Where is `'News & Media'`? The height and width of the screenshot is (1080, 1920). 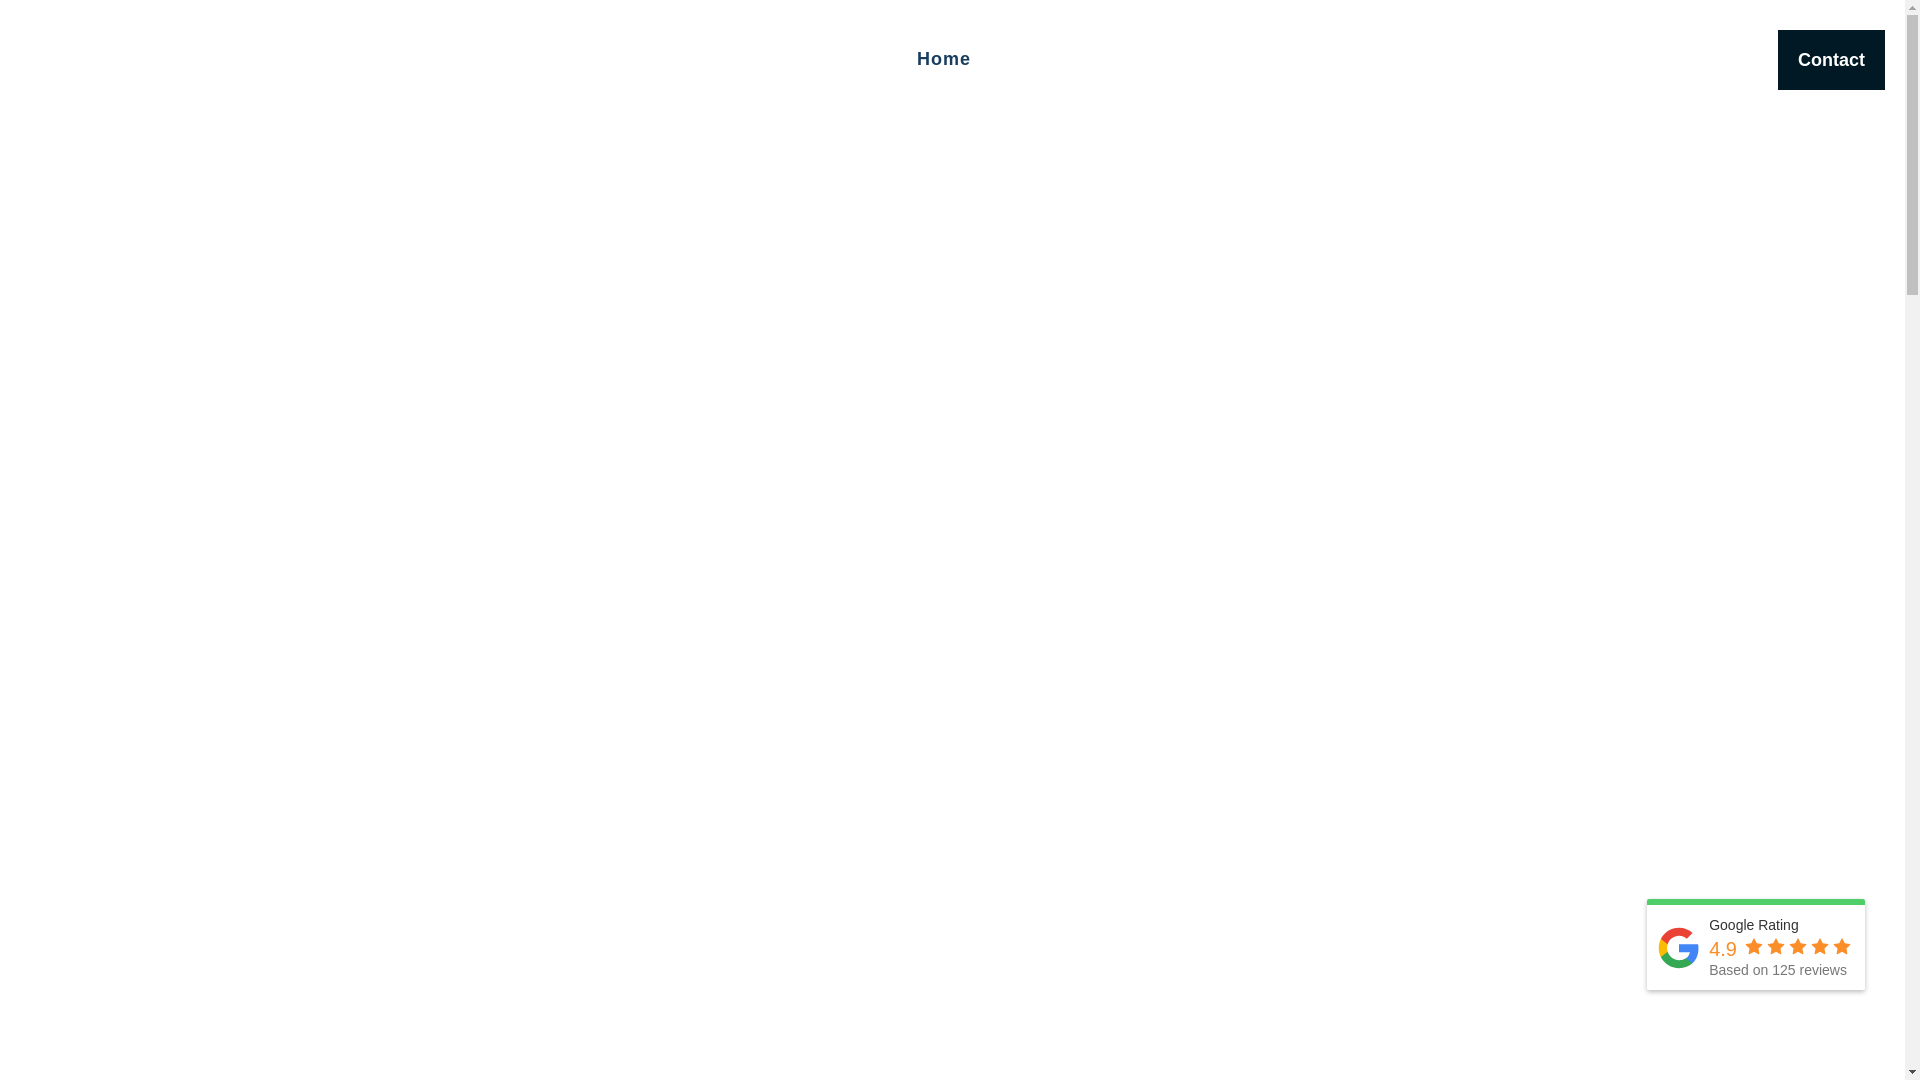
'News & Media' is located at coordinates (1597, 59).